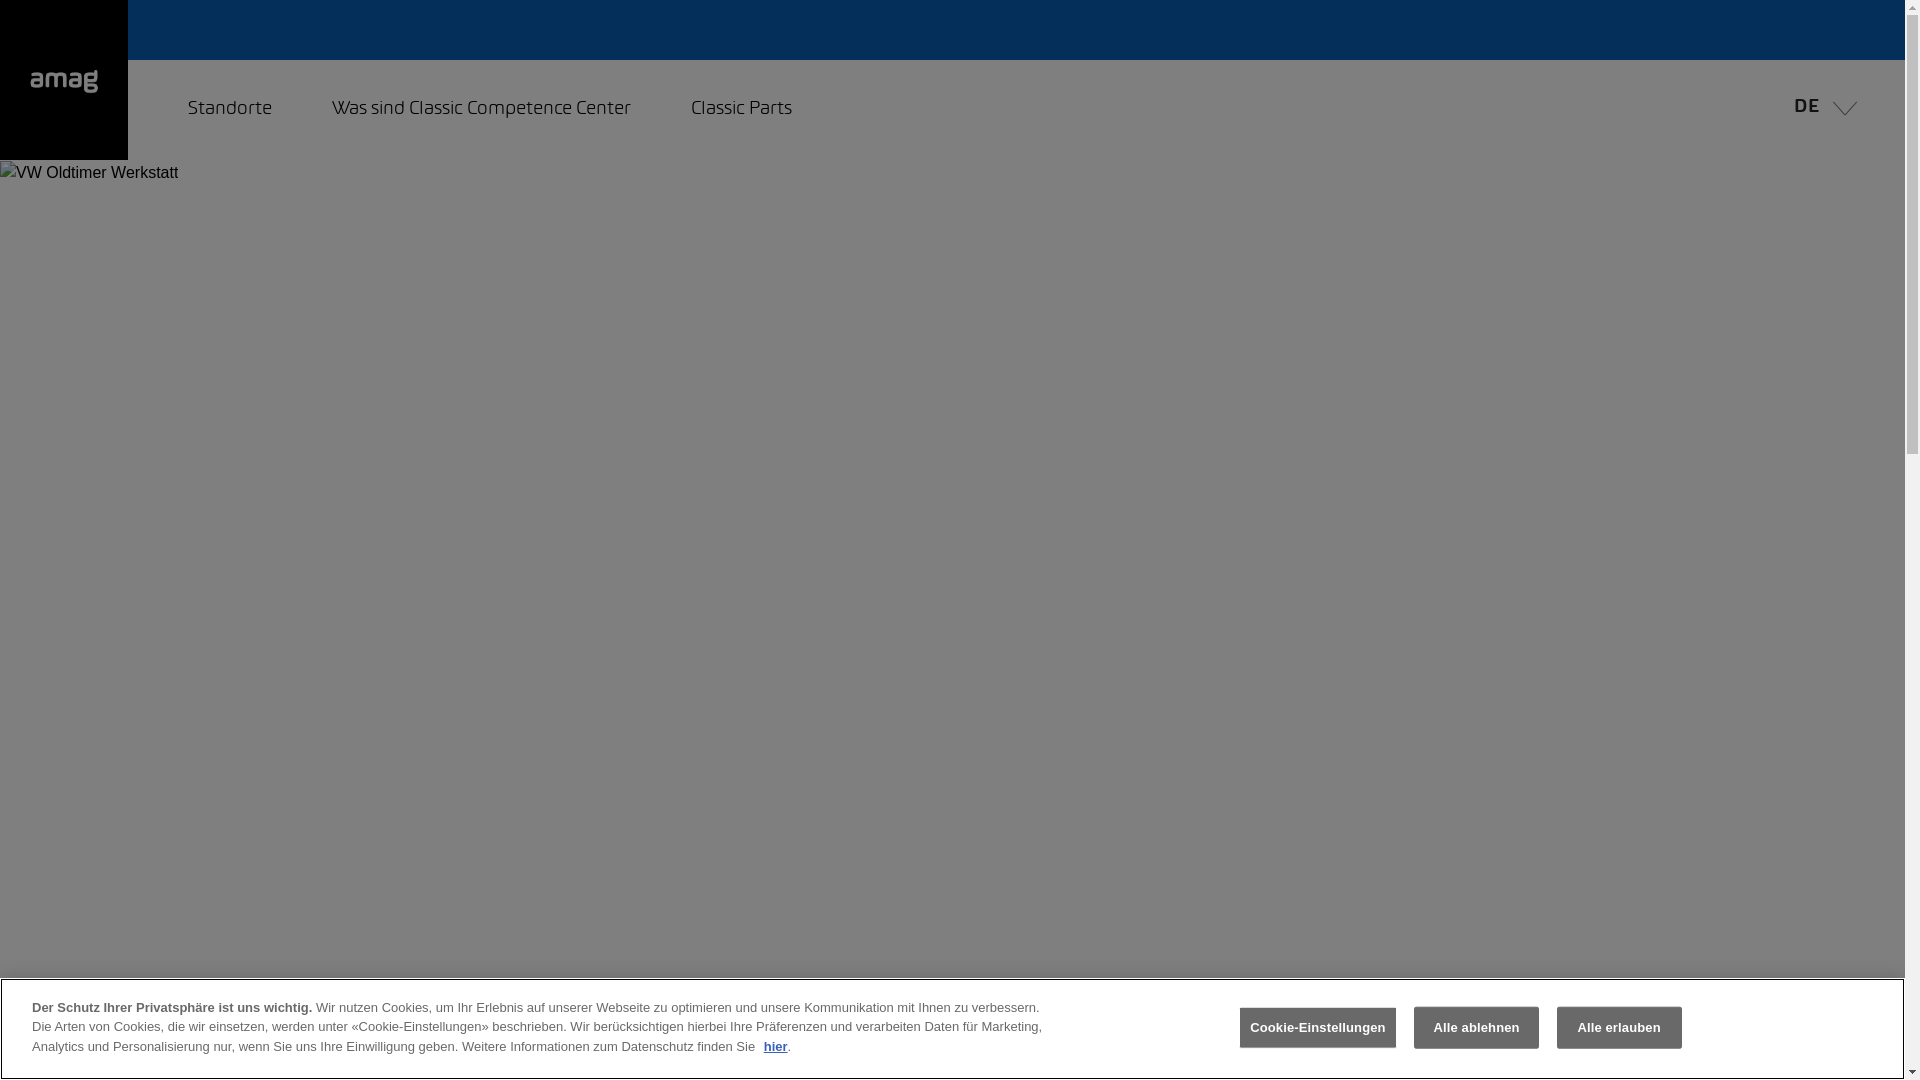 This screenshot has width=1920, height=1080. What do you see at coordinates (1318, 1028) in the screenshot?
I see `'Cookie-Einstellungen'` at bounding box center [1318, 1028].